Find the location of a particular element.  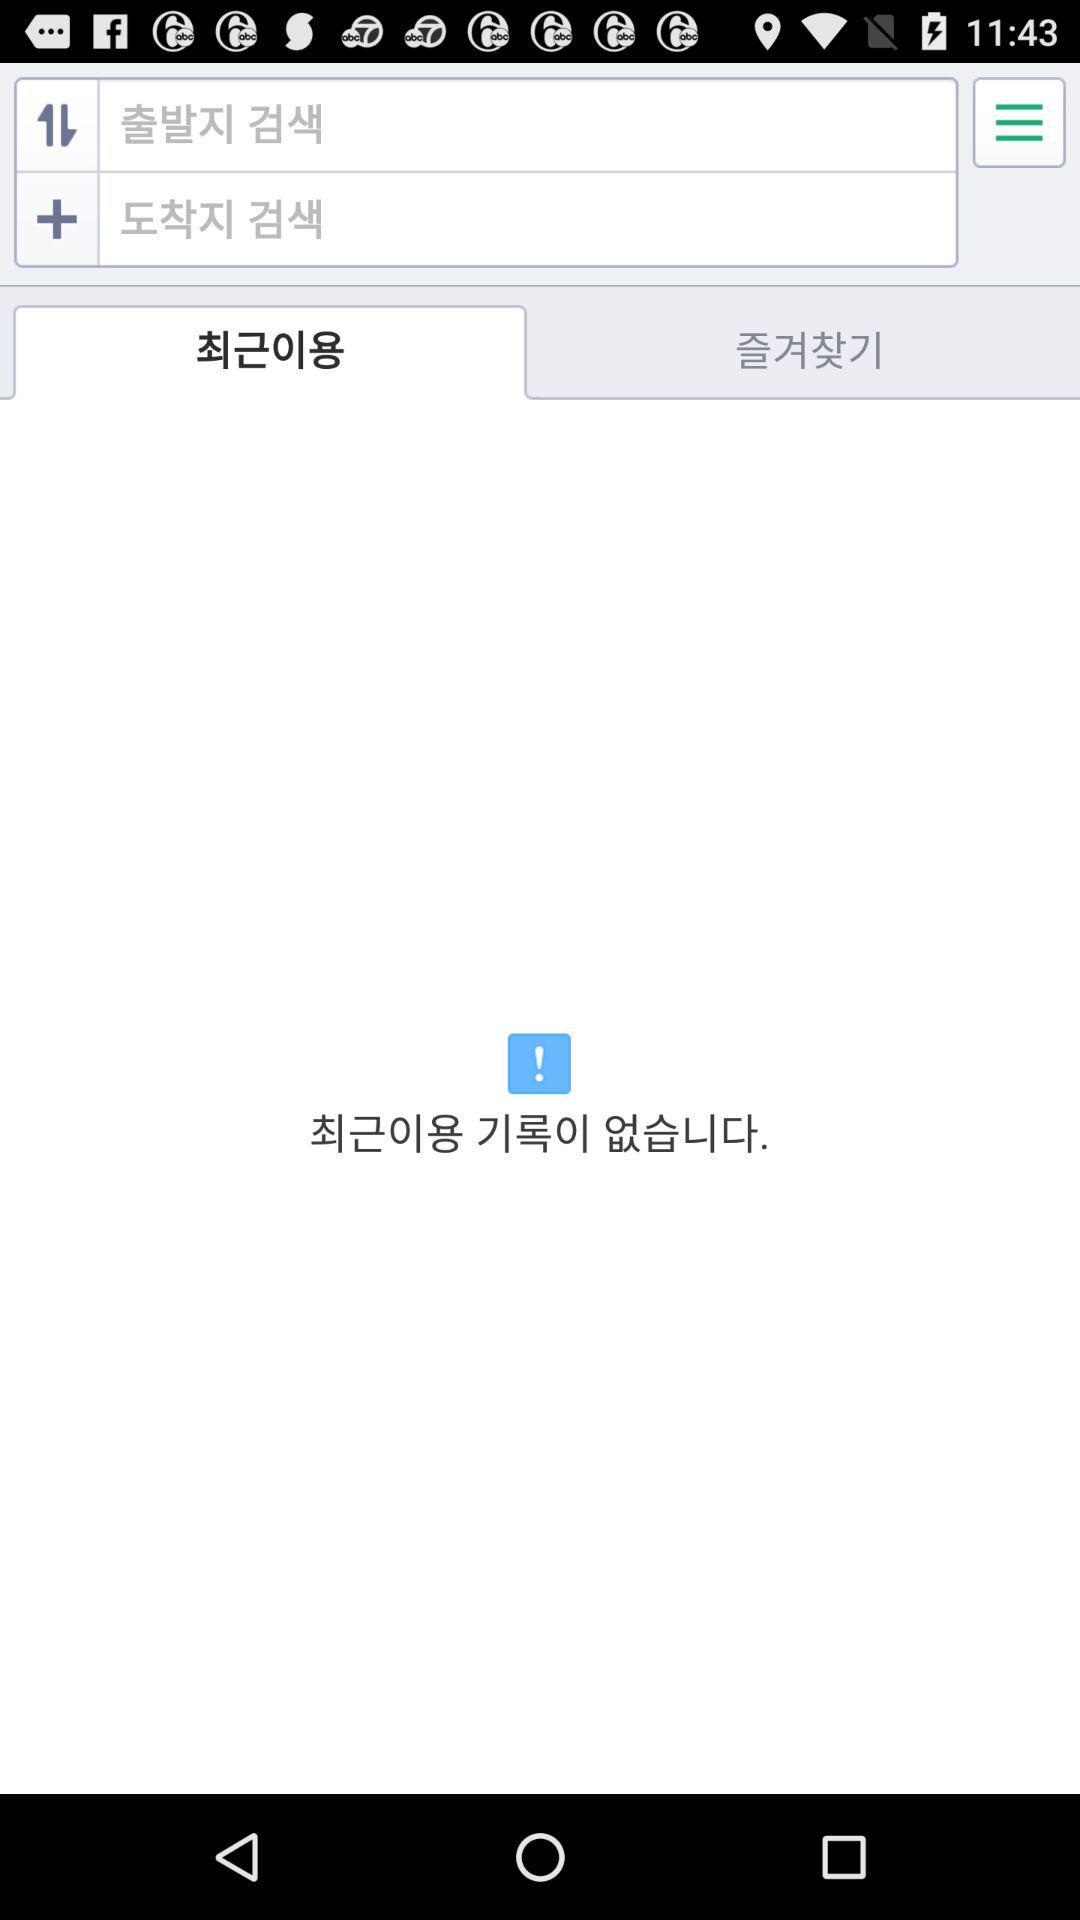

the add icon is located at coordinates (59, 263).